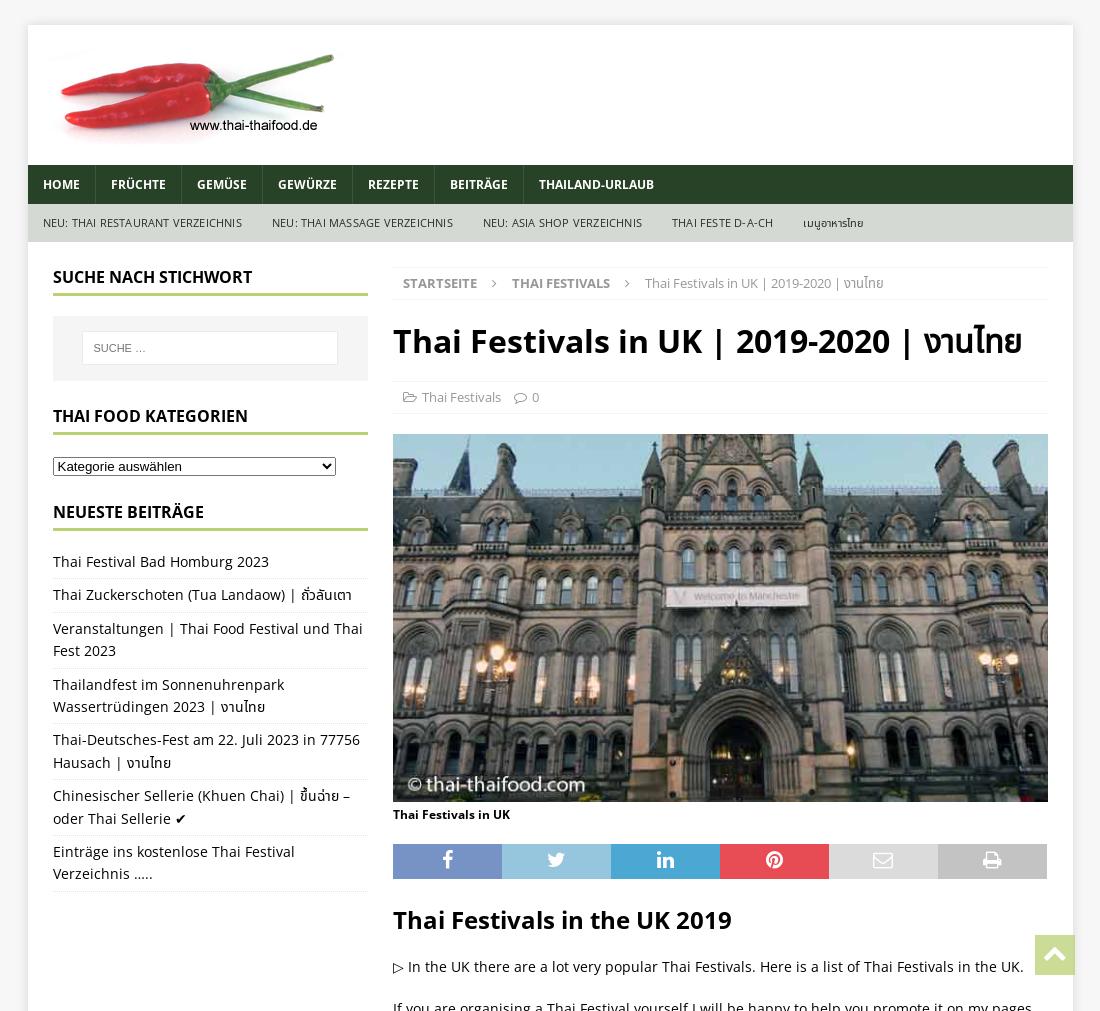 This screenshot has width=1100, height=1011. I want to click on 'Suche nach Stichwort', so click(150, 276).